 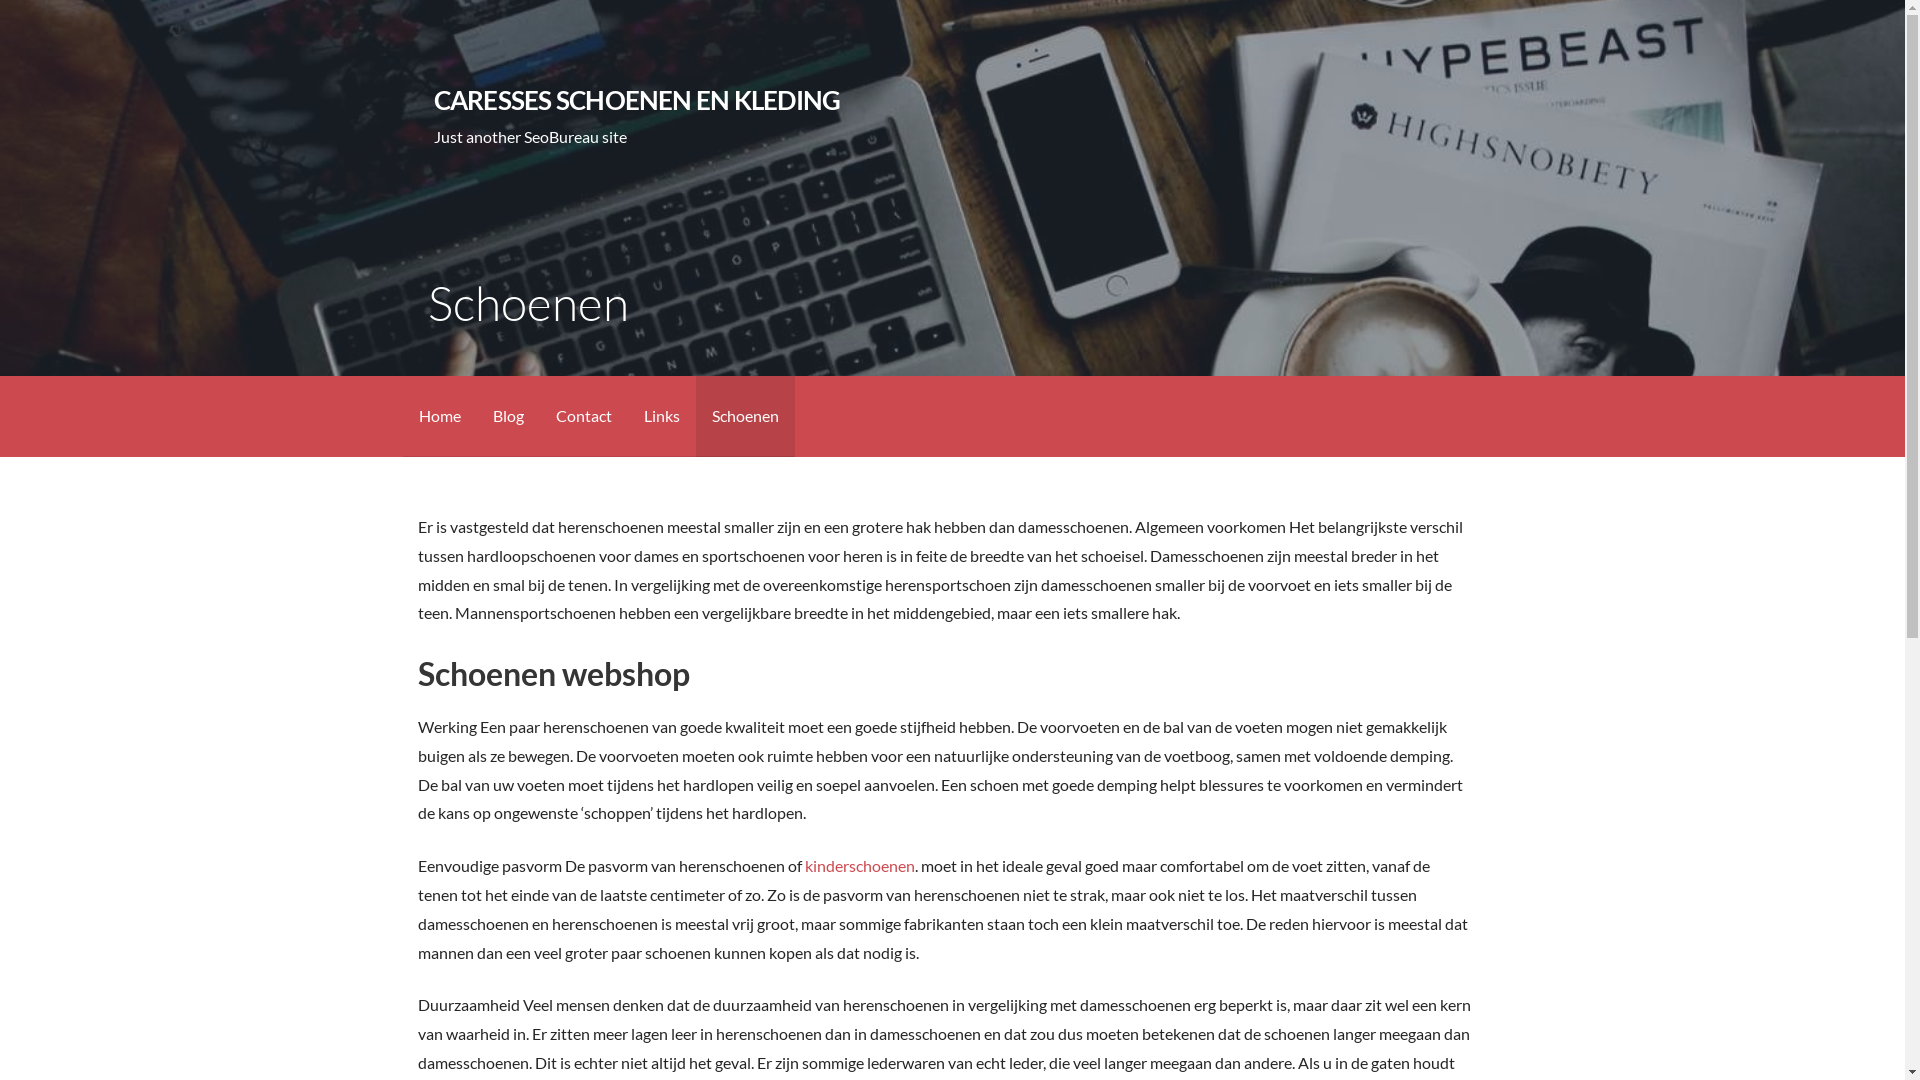 I want to click on 'Links', so click(x=662, y=415).